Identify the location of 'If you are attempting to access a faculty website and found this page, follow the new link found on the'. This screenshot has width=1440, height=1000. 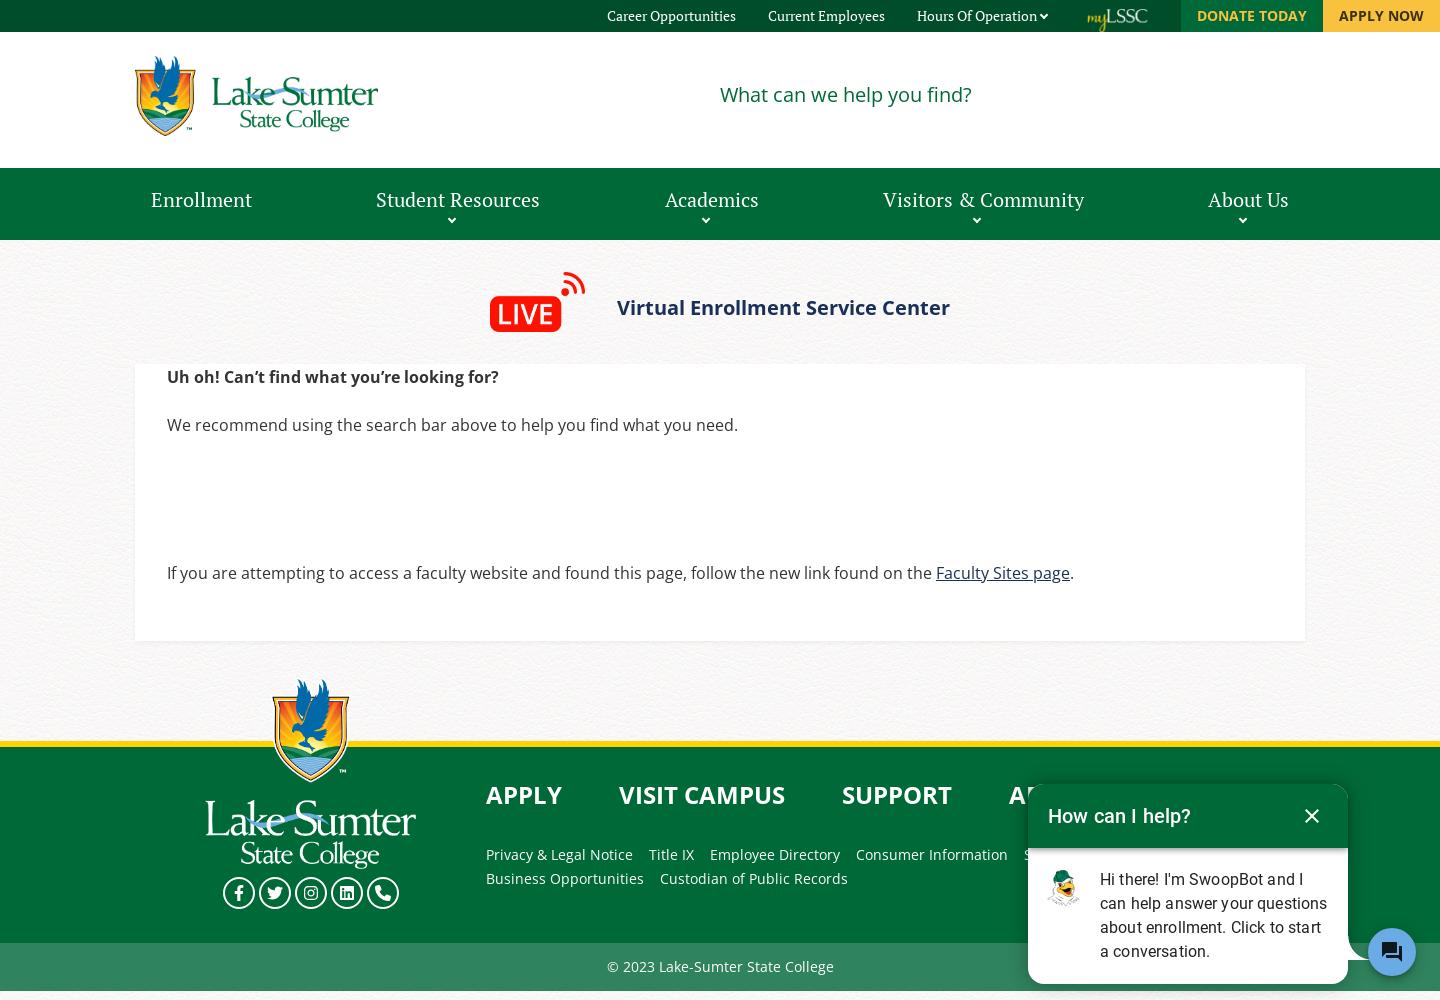
(551, 572).